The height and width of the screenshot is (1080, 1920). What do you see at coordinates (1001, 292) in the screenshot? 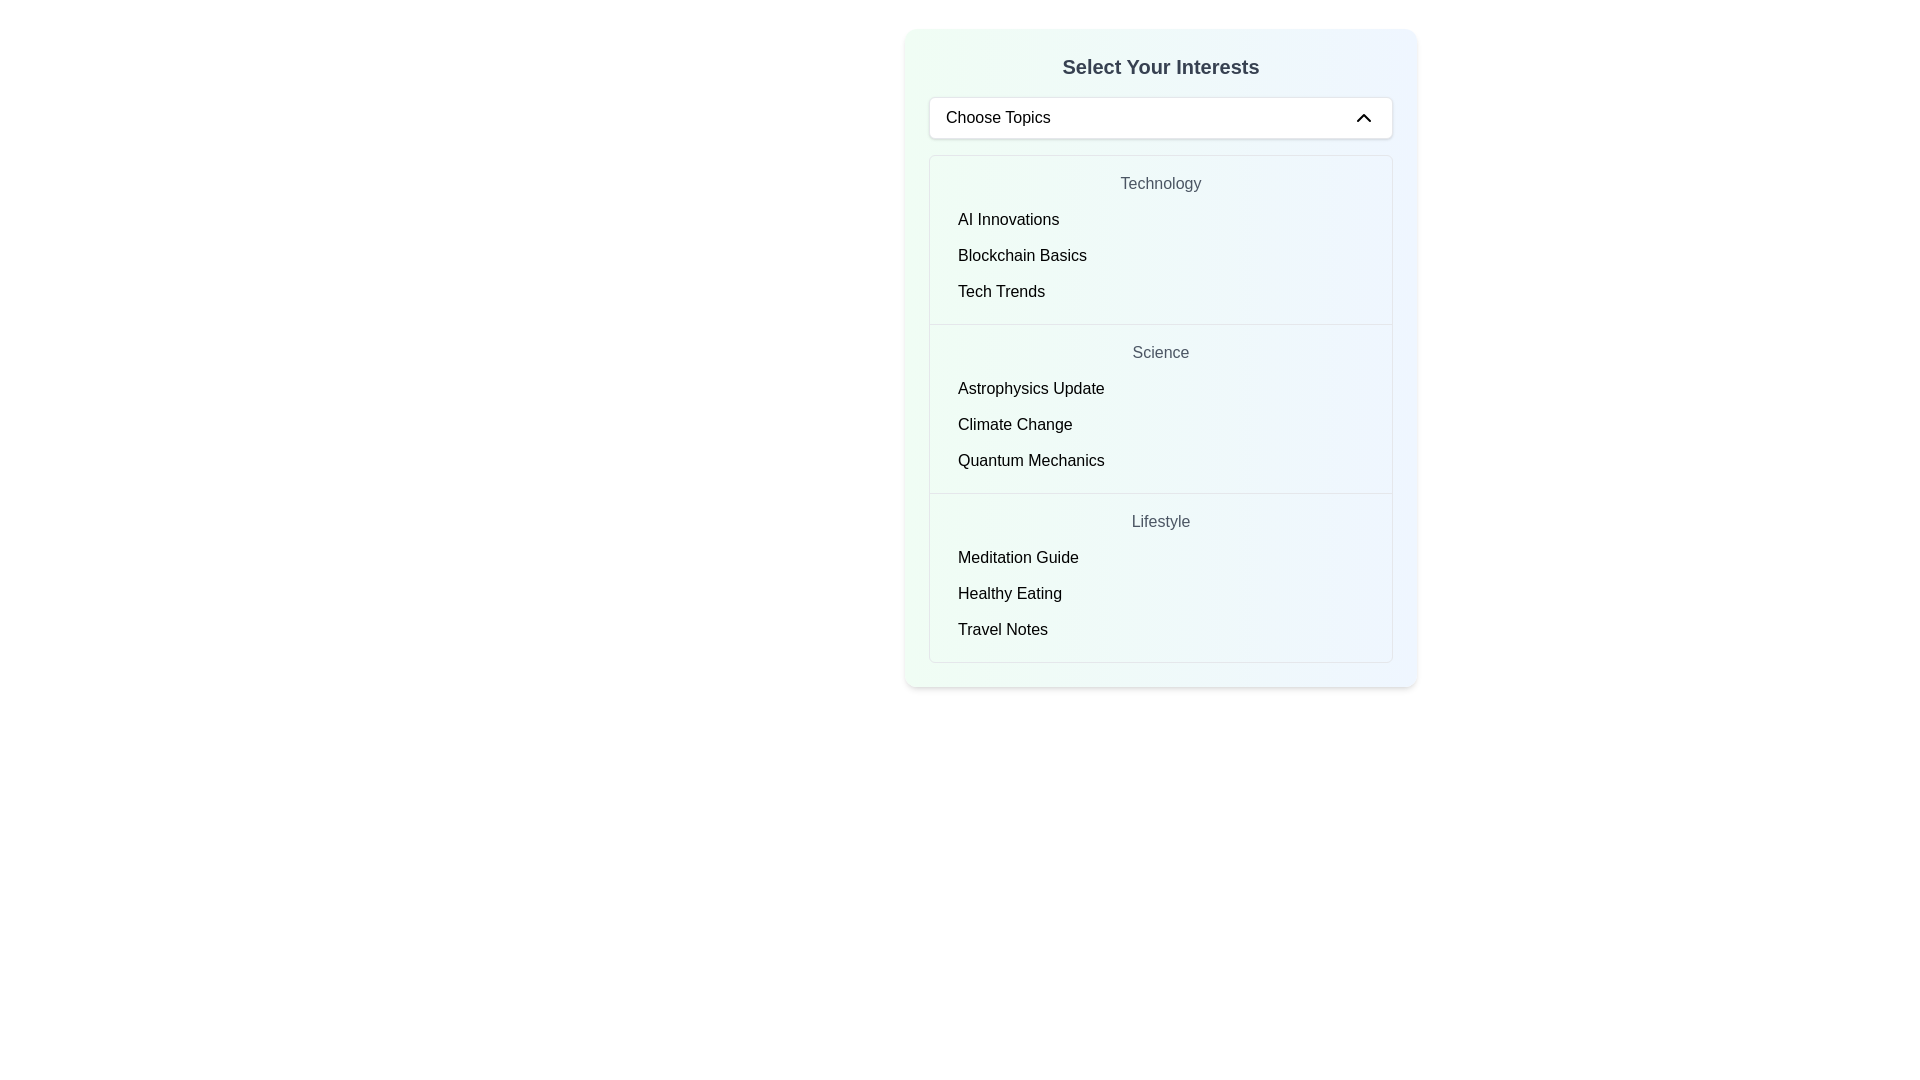
I see `the third Text label in the 'Technology' category of the 'Select Your Interests' list` at bounding box center [1001, 292].